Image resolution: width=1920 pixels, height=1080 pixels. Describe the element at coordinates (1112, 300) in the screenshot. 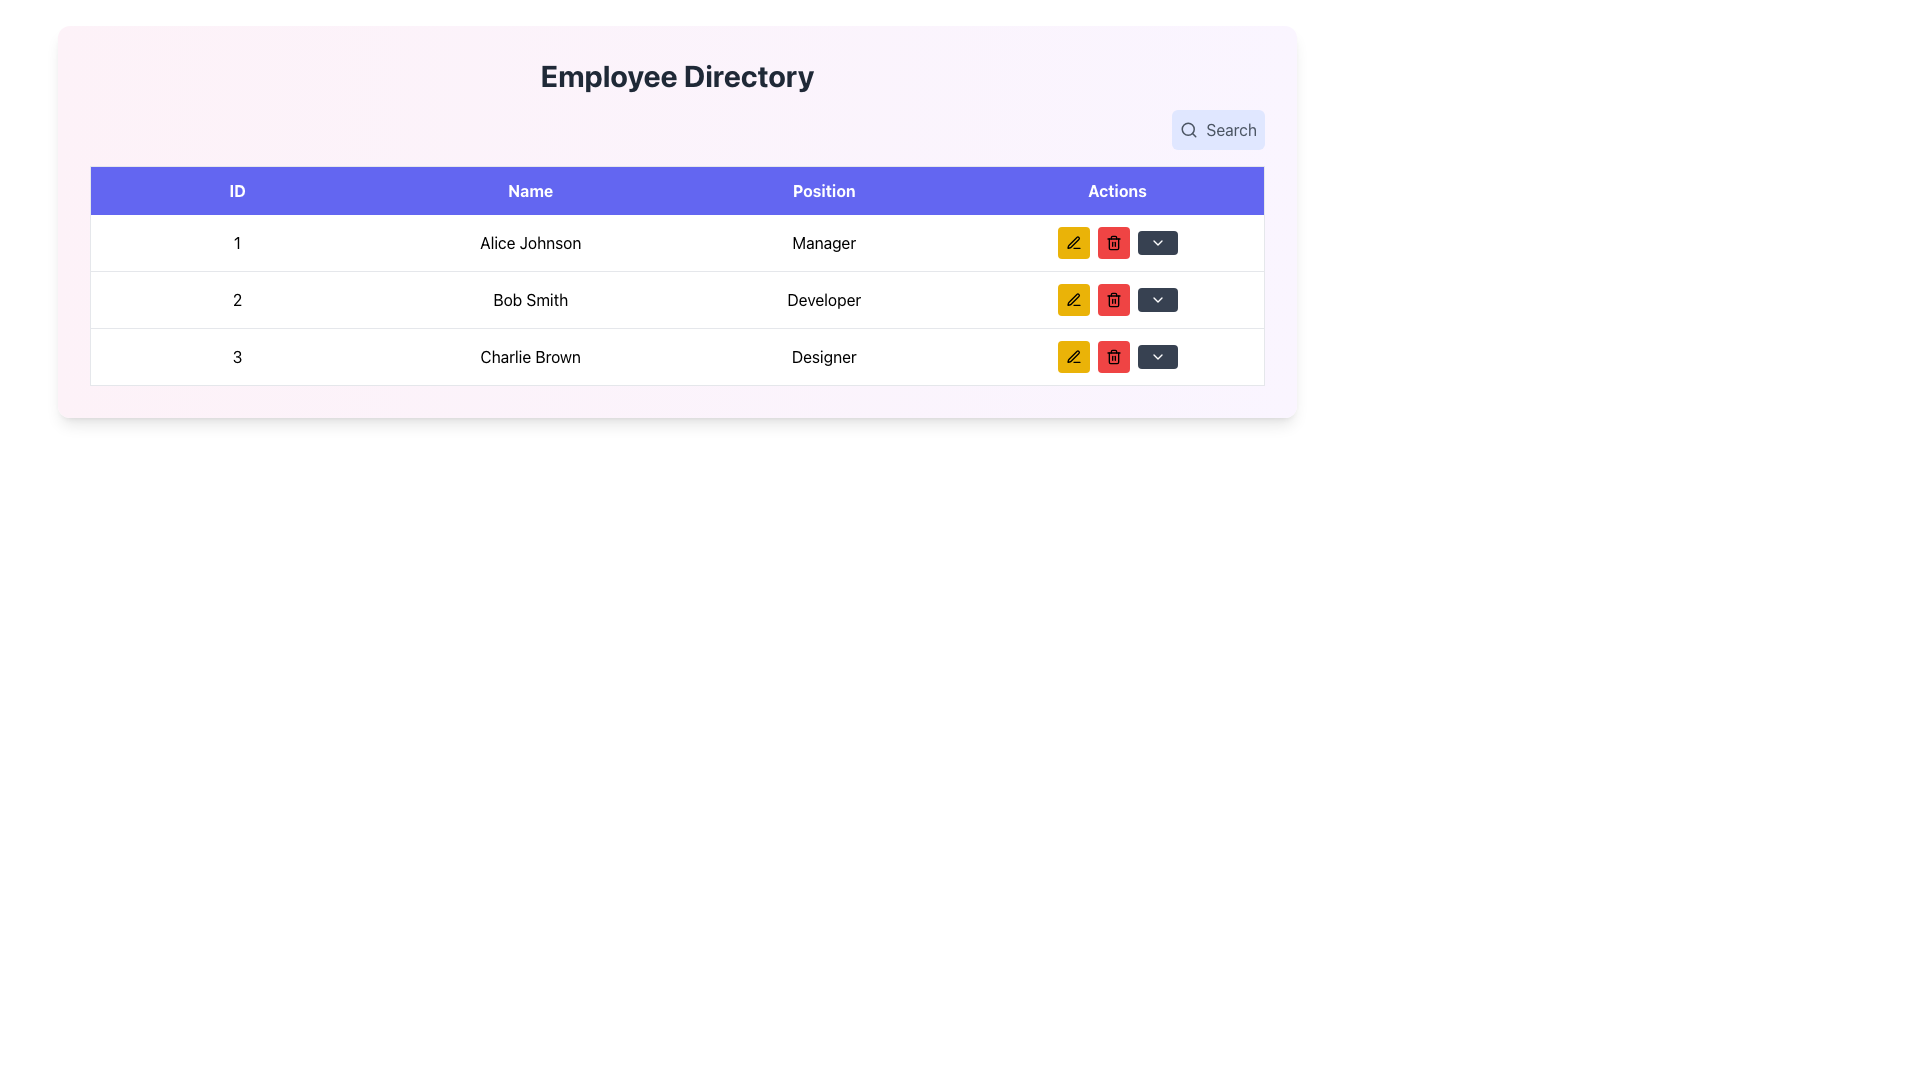

I see `the delete action button with a trash can icon for employee 'Bob Smith', who is a 'Developer'` at that location.